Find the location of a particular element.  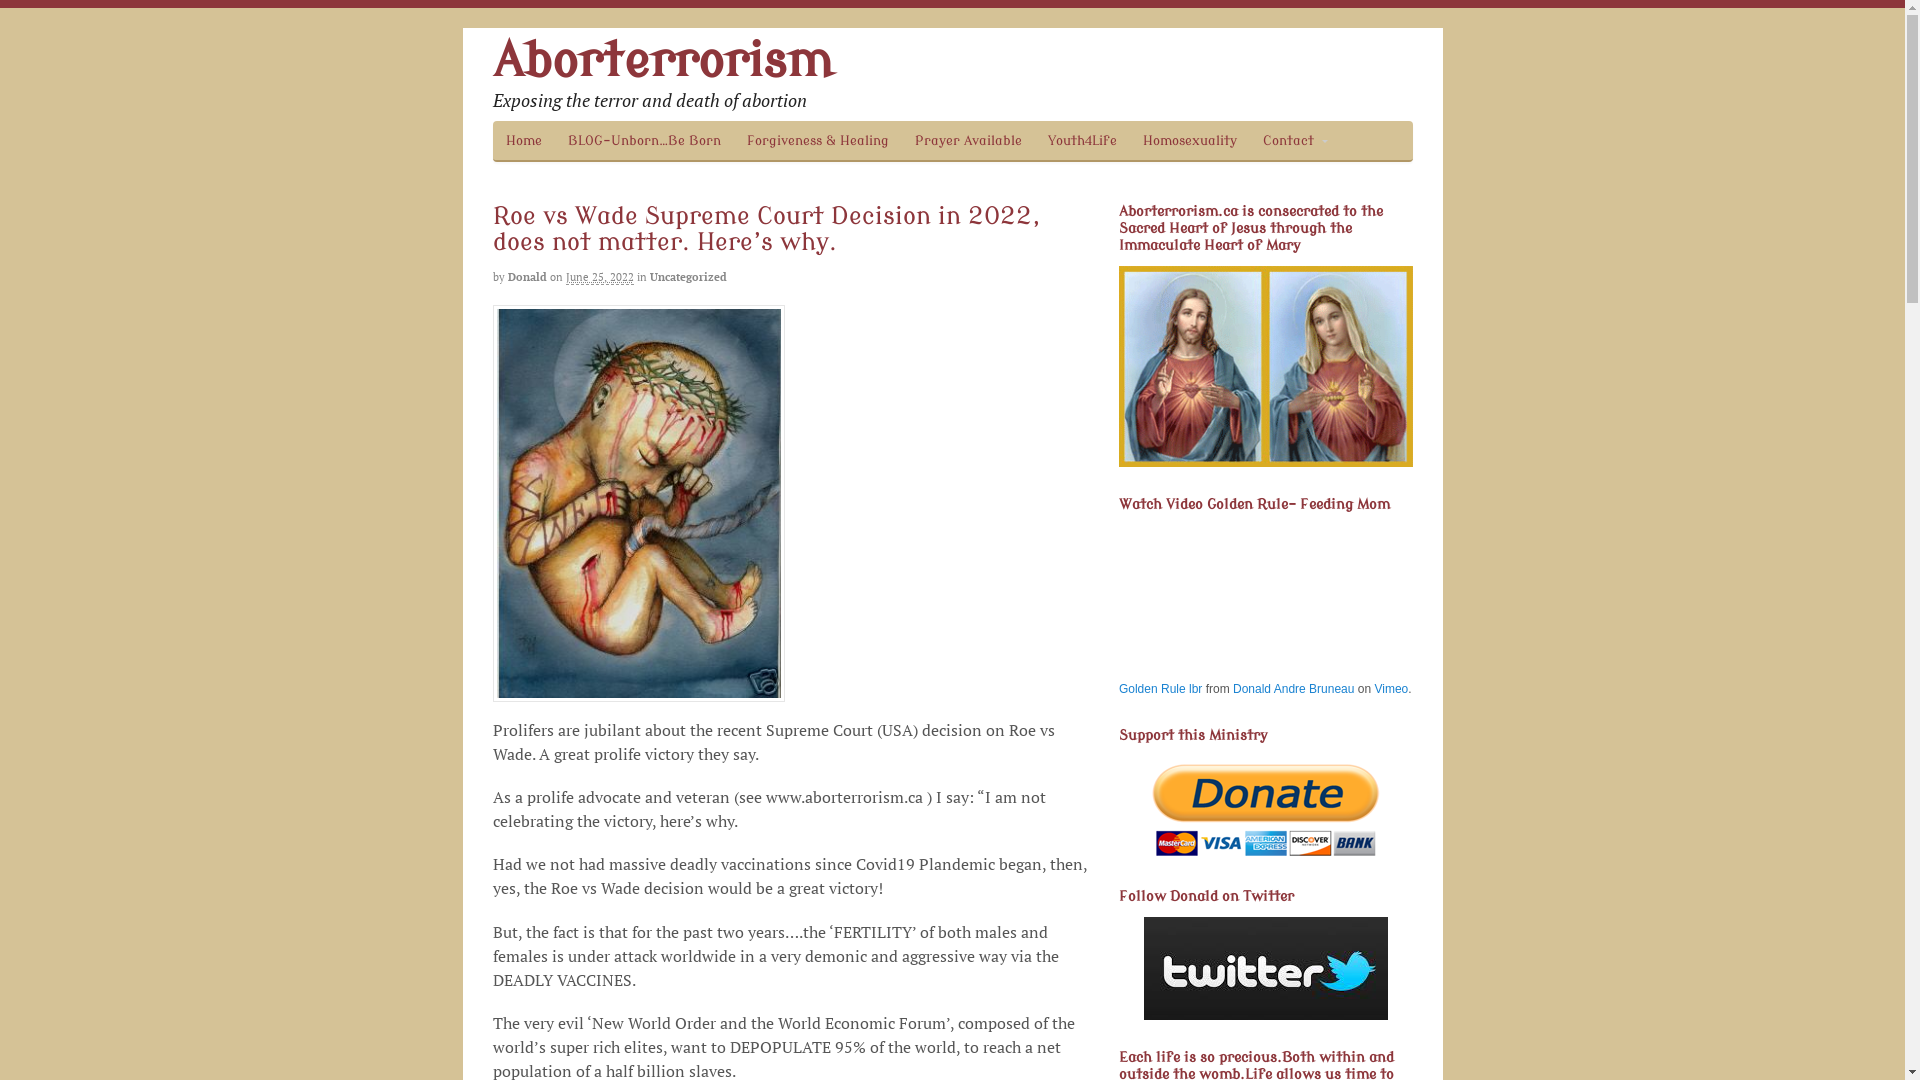

'Uncategorized' is located at coordinates (649, 277).